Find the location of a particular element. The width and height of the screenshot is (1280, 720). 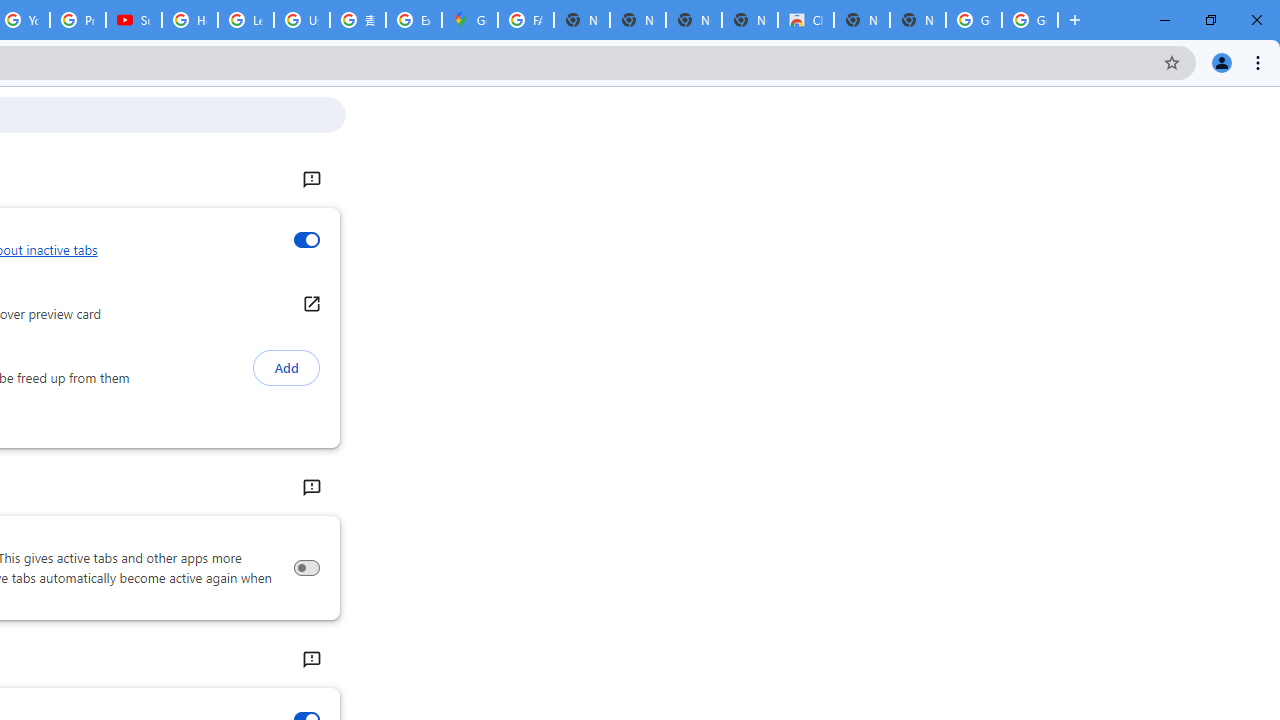

'Google Images' is located at coordinates (1030, 20).